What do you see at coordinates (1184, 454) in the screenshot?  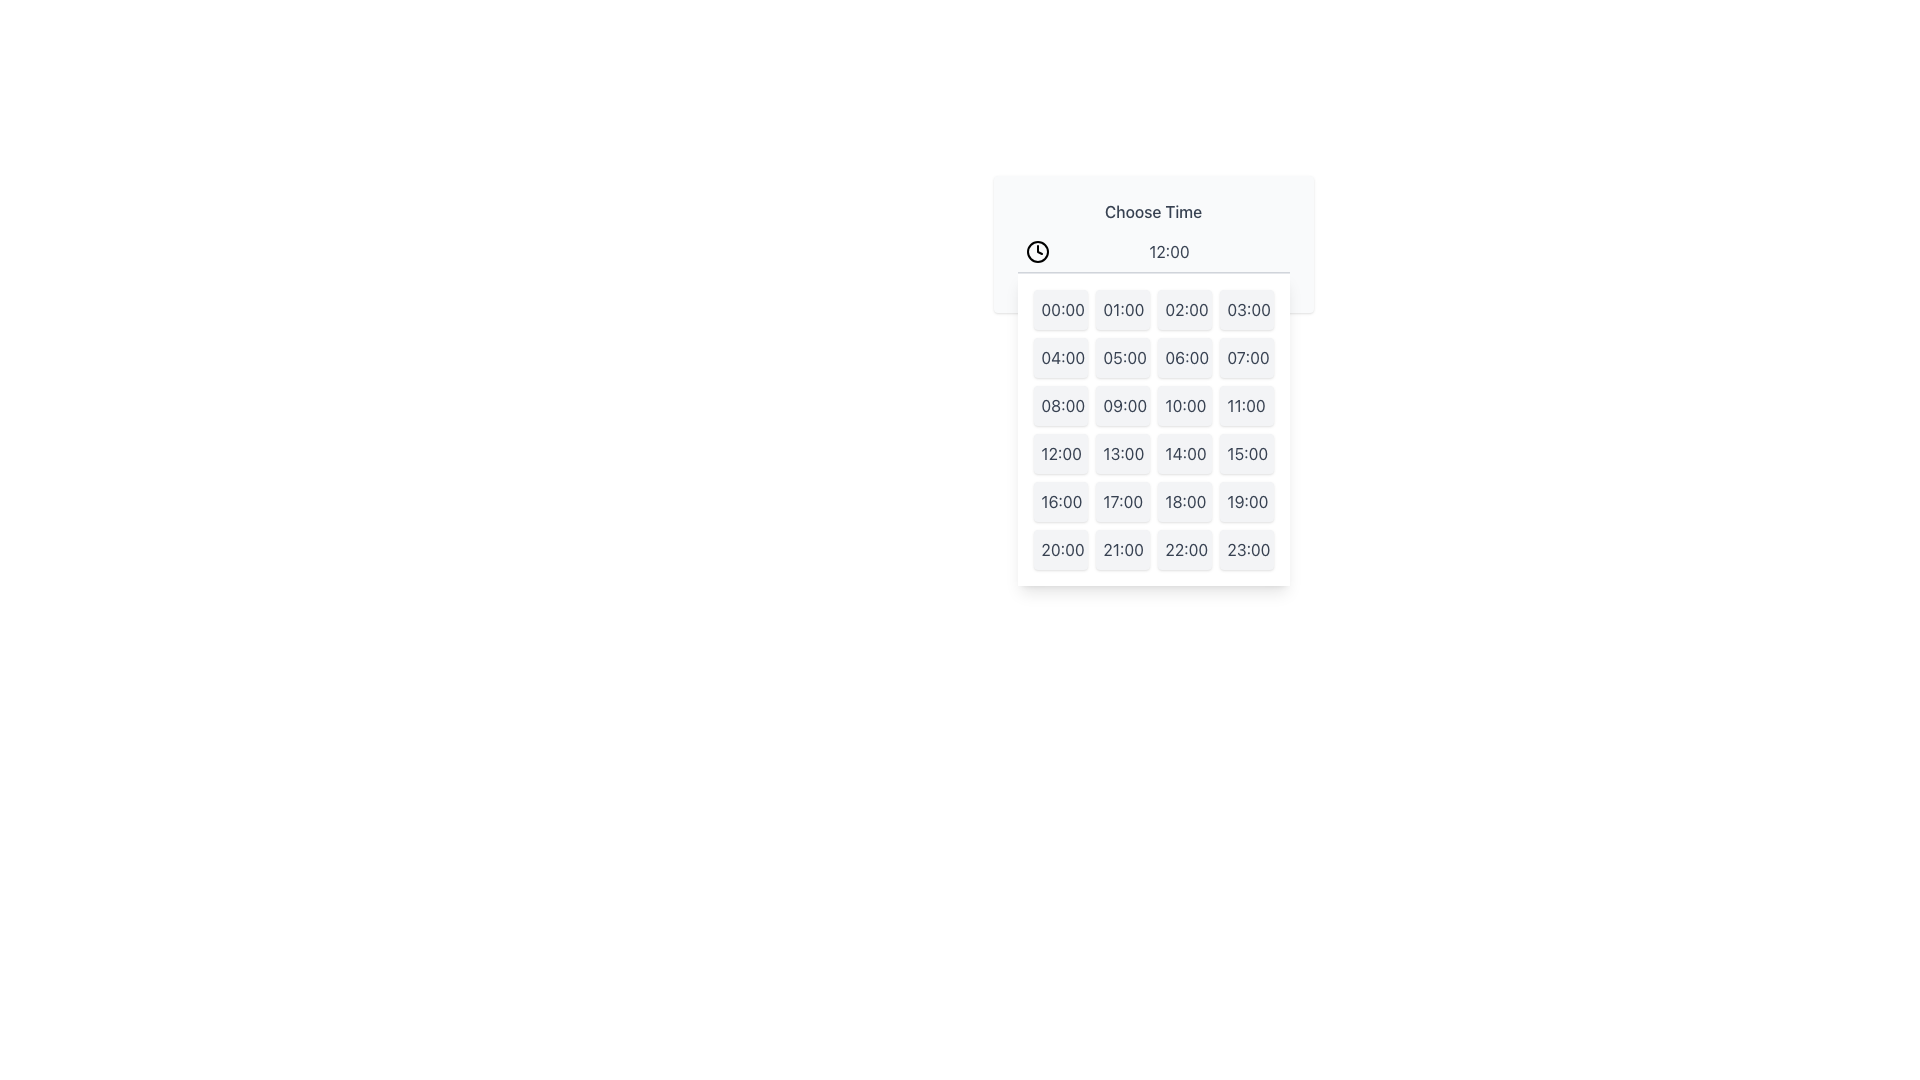 I see `the time selection button located in the fourth row and third column of the grid` at bounding box center [1184, 454].